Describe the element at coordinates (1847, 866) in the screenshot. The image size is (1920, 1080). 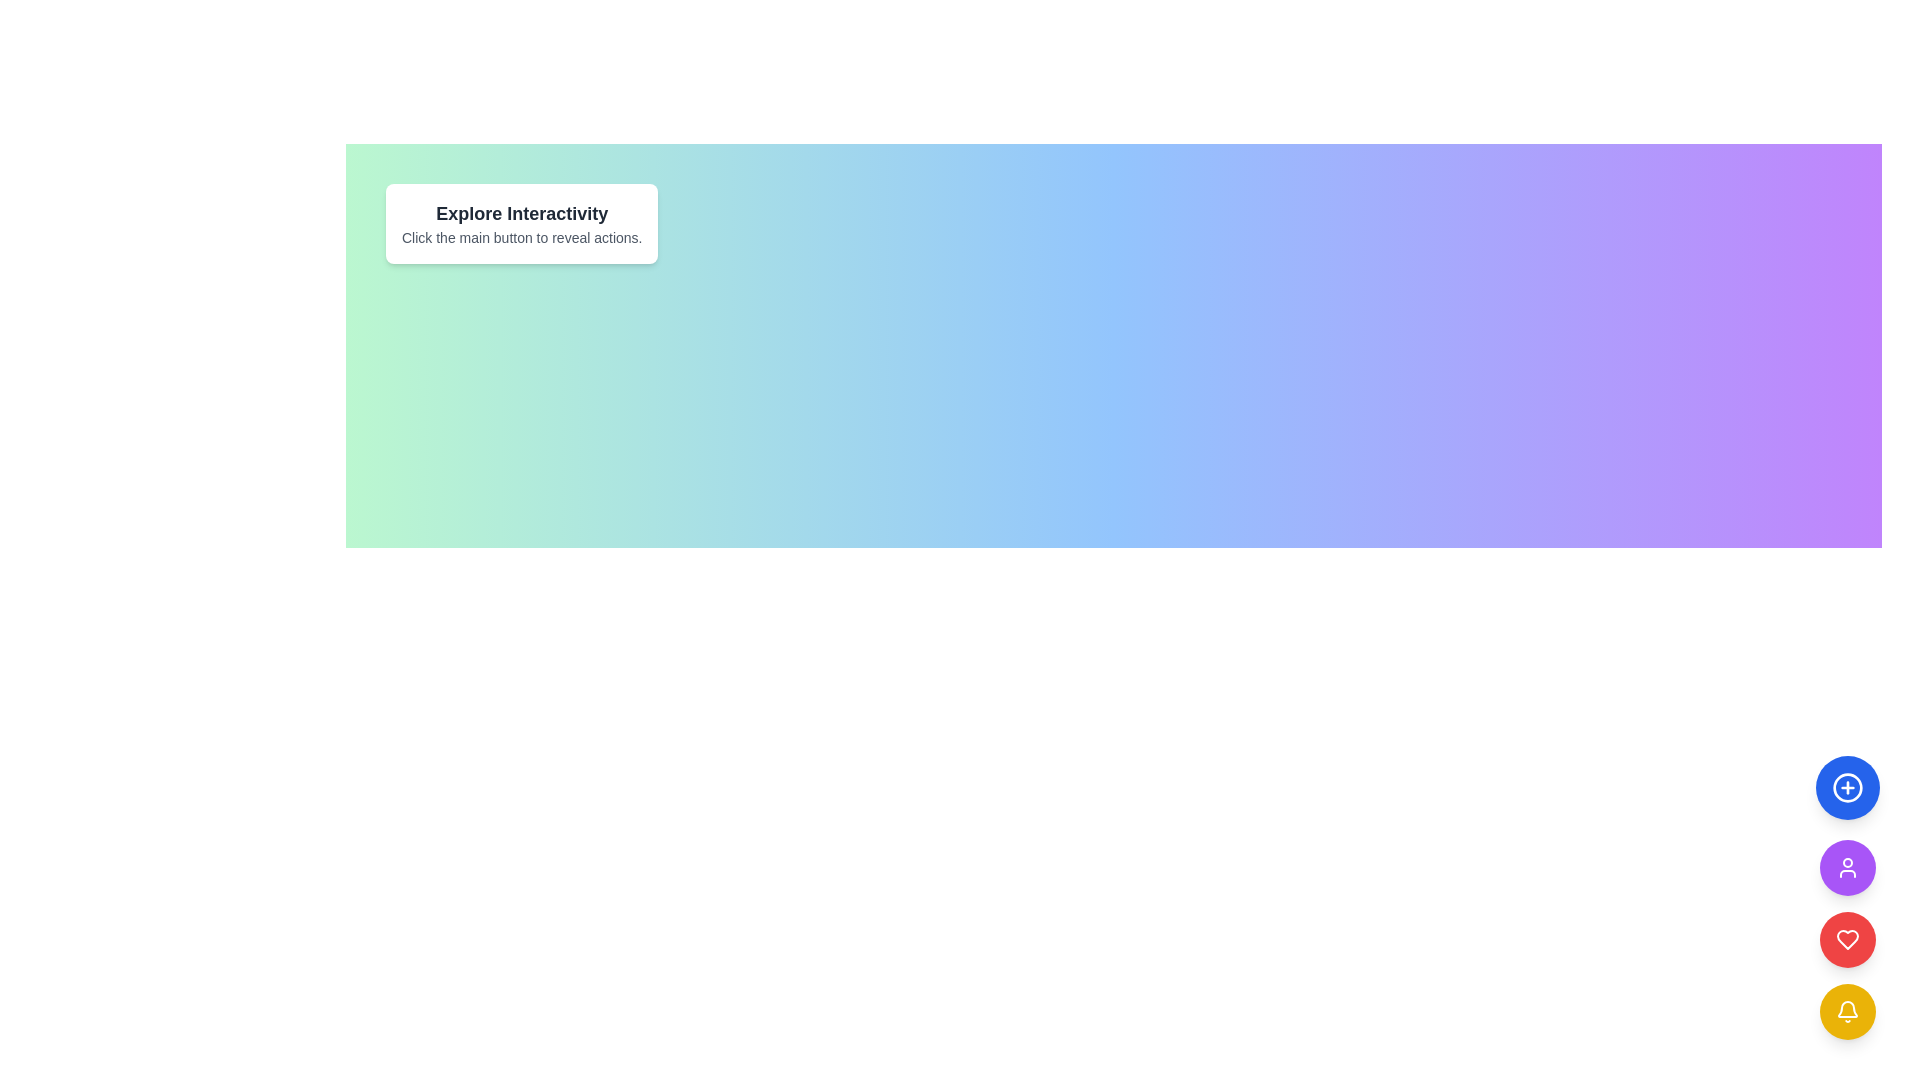
I see `the second circular purple button in the vertical stack` at that location.